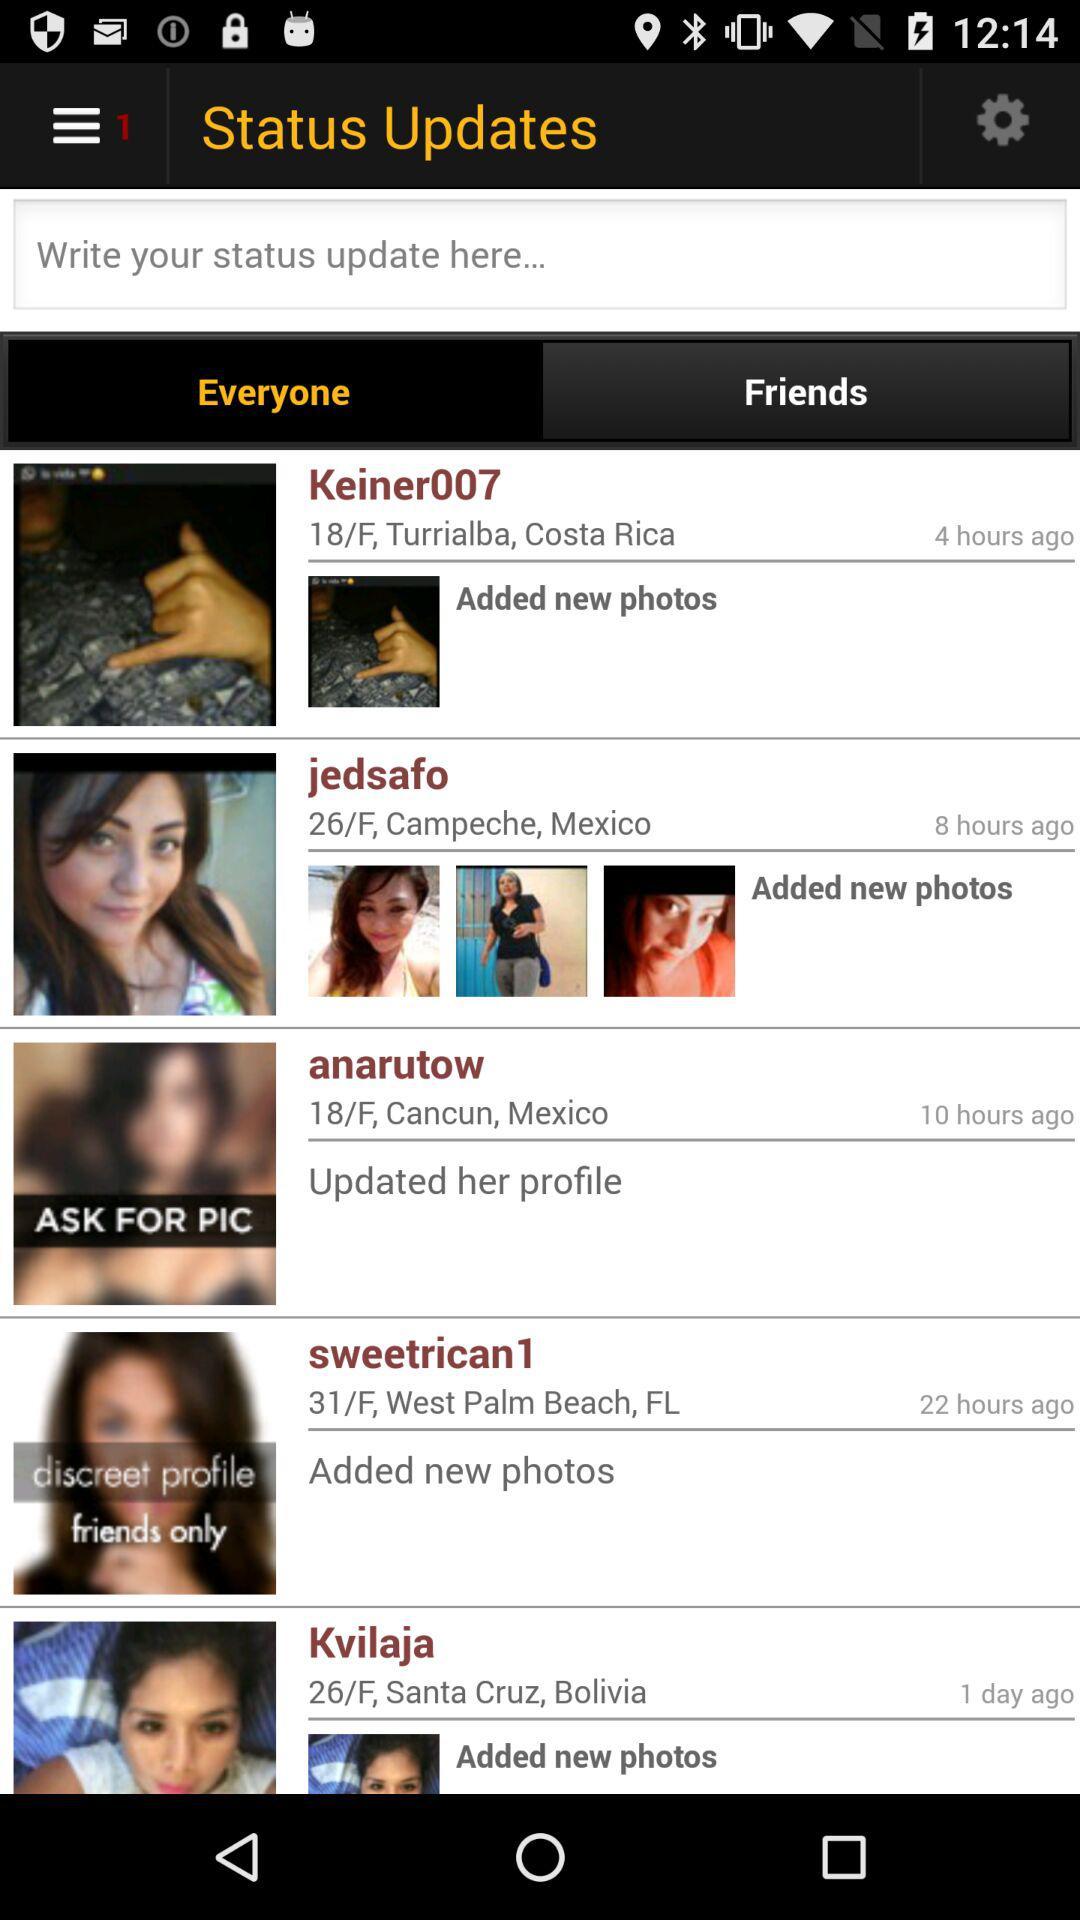 The width and height of the screenshot is (1080, 1920). Describe the element at coordinates (1003, 124) in the screenshot. I see `open settings` at that location.